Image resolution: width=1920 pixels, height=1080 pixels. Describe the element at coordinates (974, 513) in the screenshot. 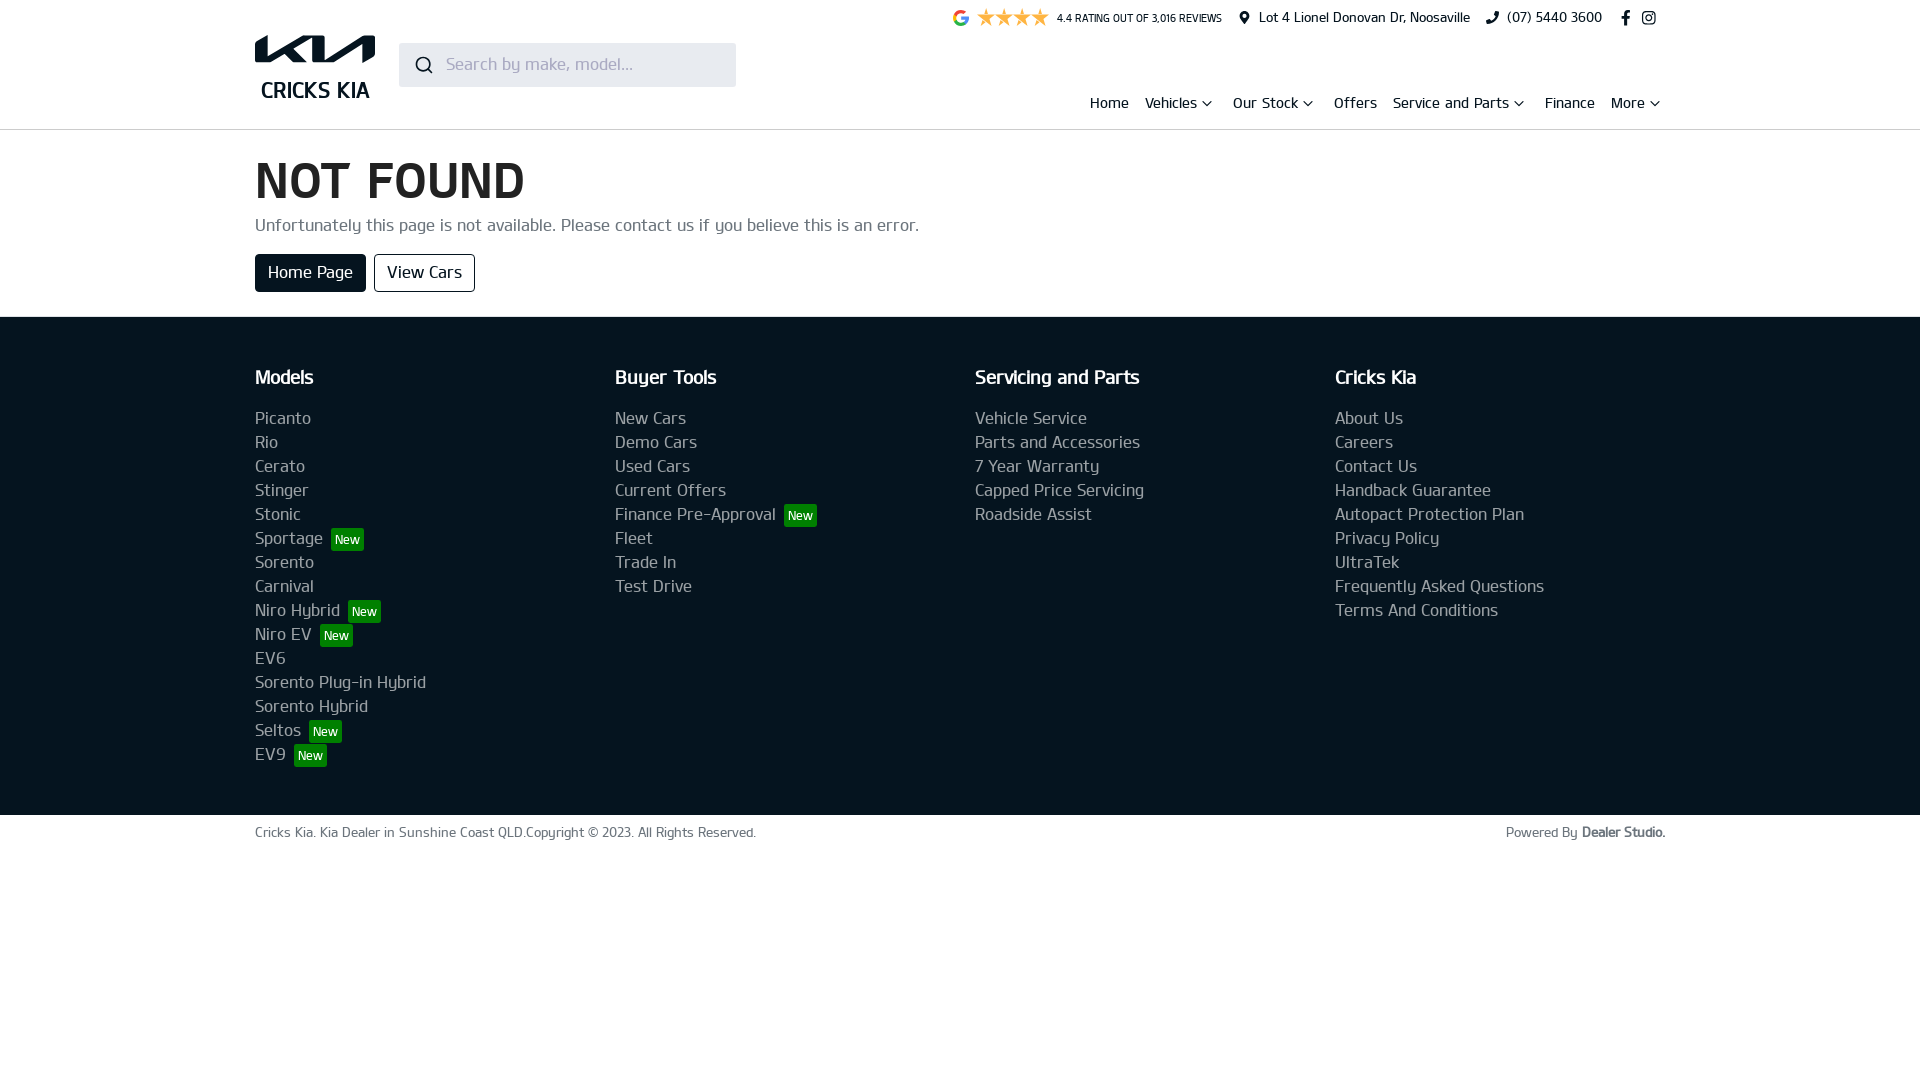

I see `'Roadside Assist'` at that location.